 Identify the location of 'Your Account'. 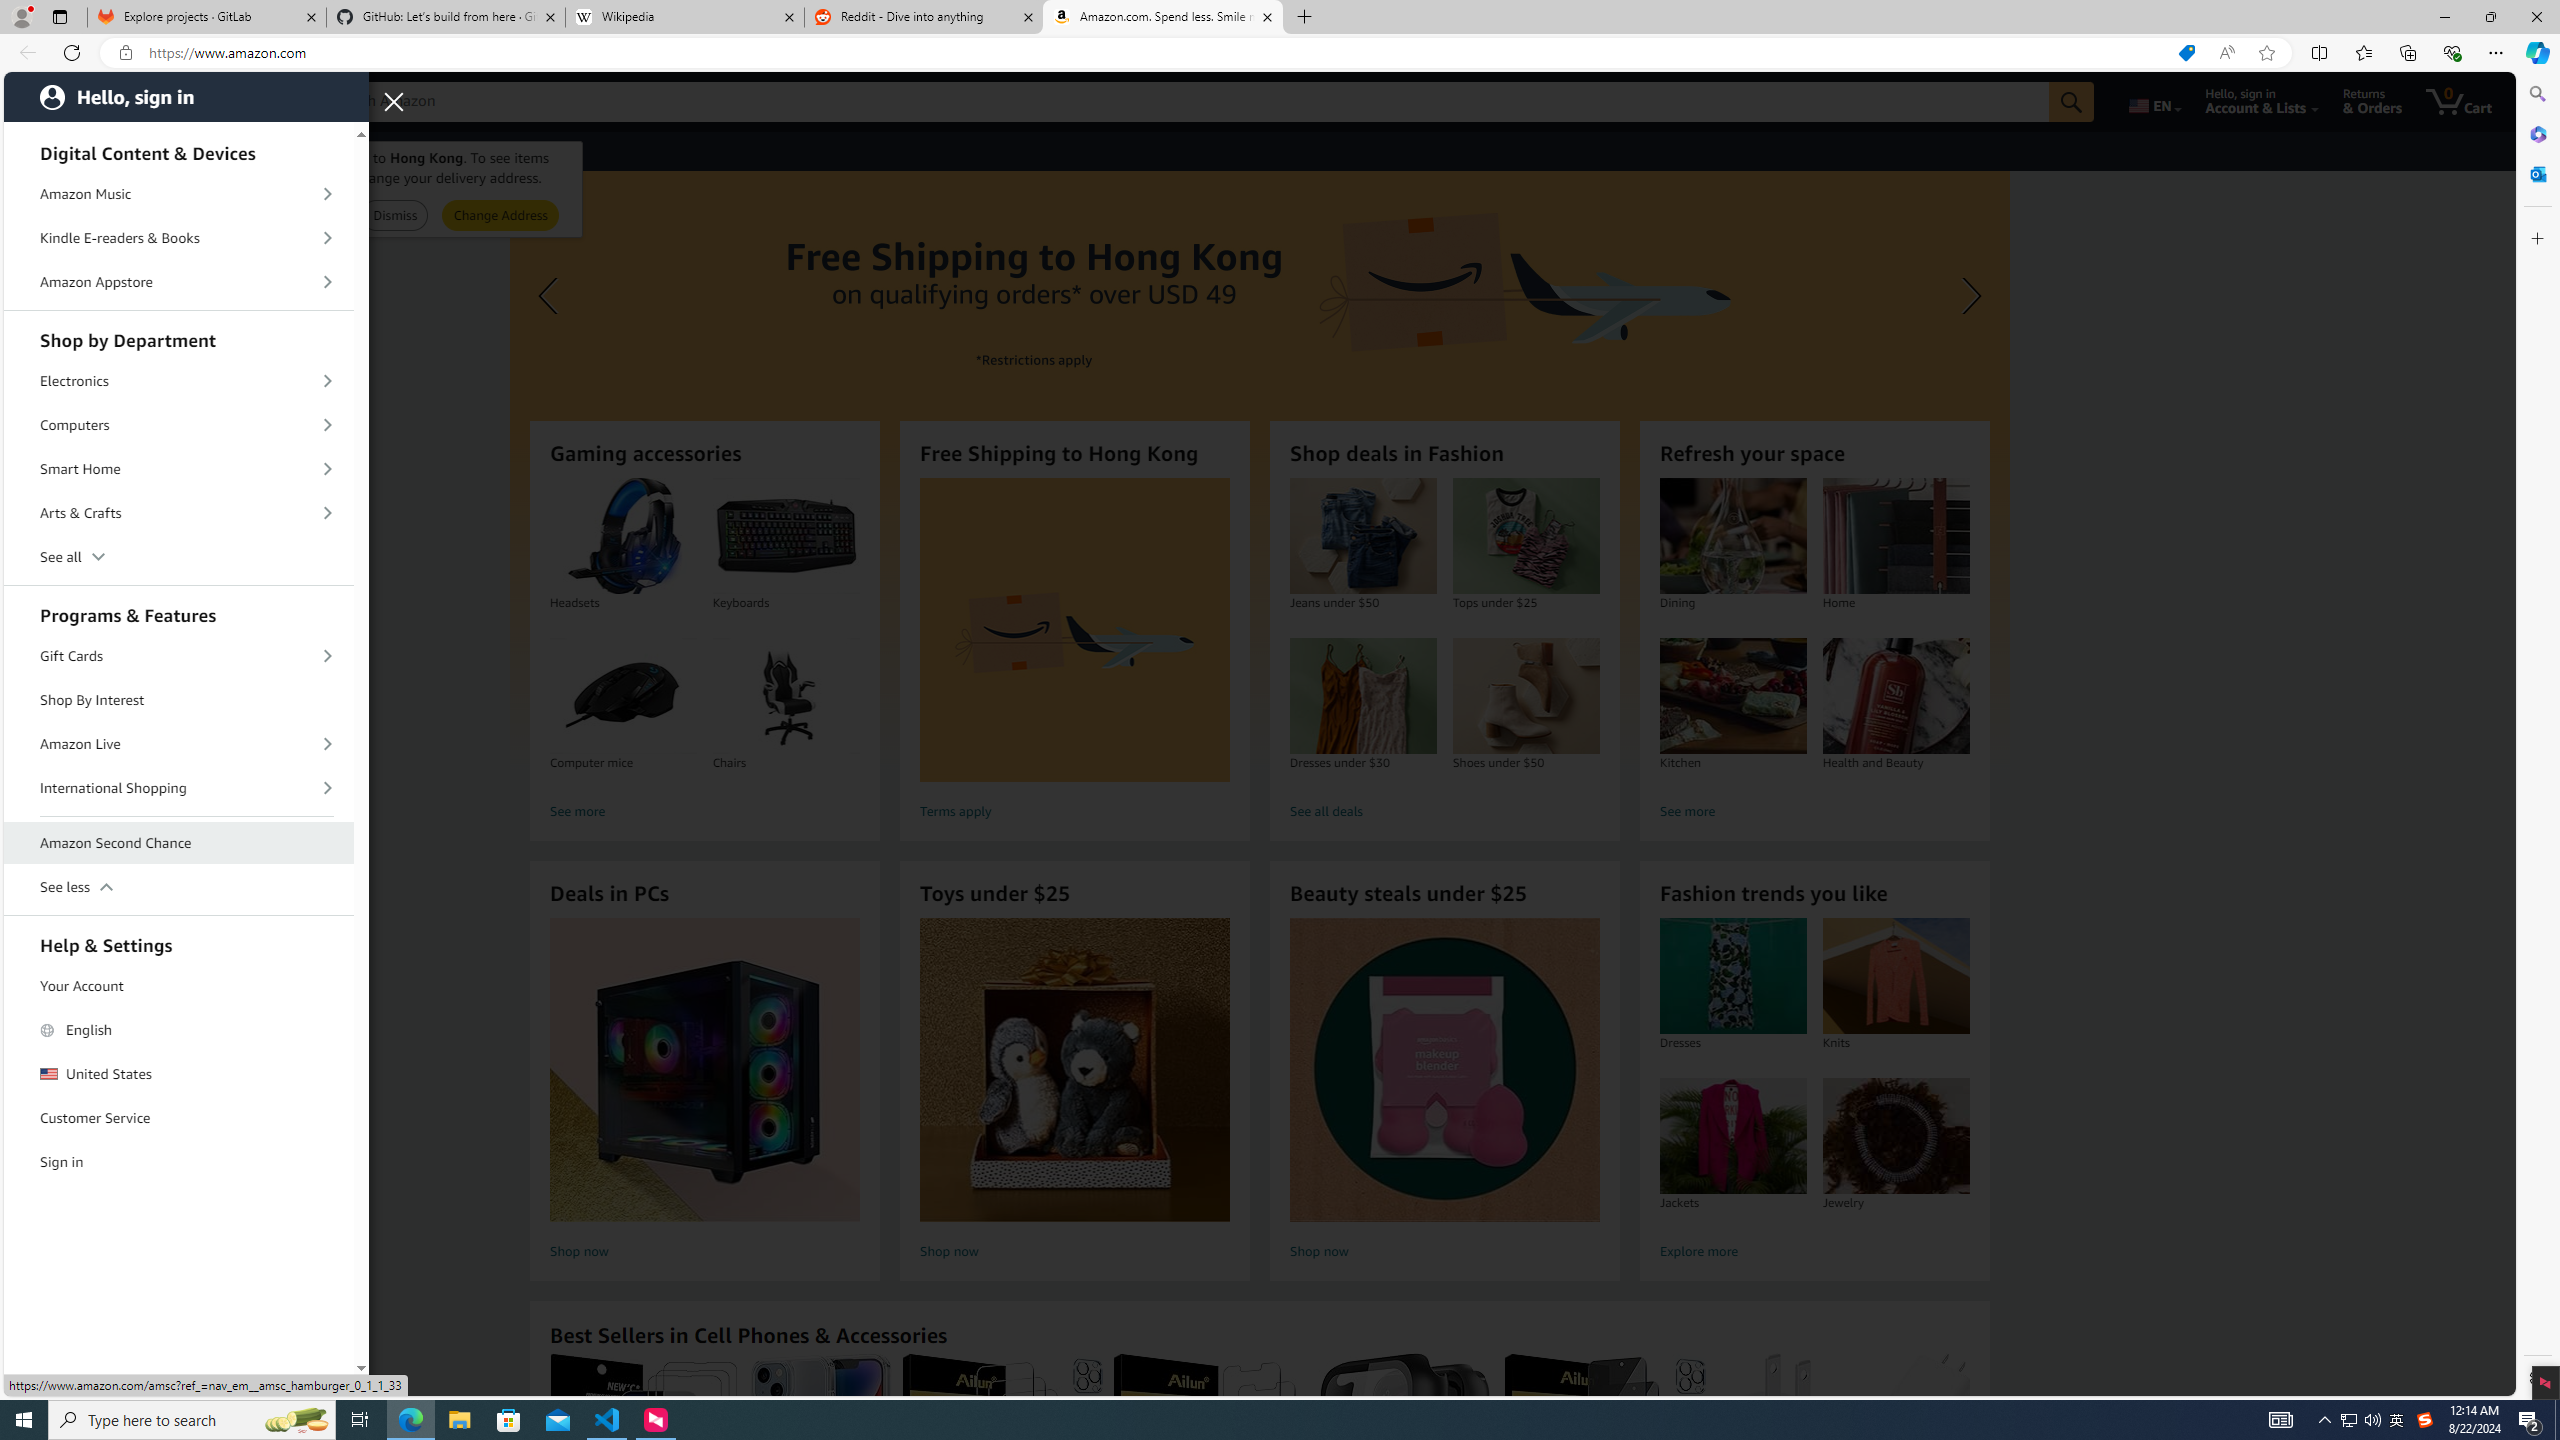
(179, 987).